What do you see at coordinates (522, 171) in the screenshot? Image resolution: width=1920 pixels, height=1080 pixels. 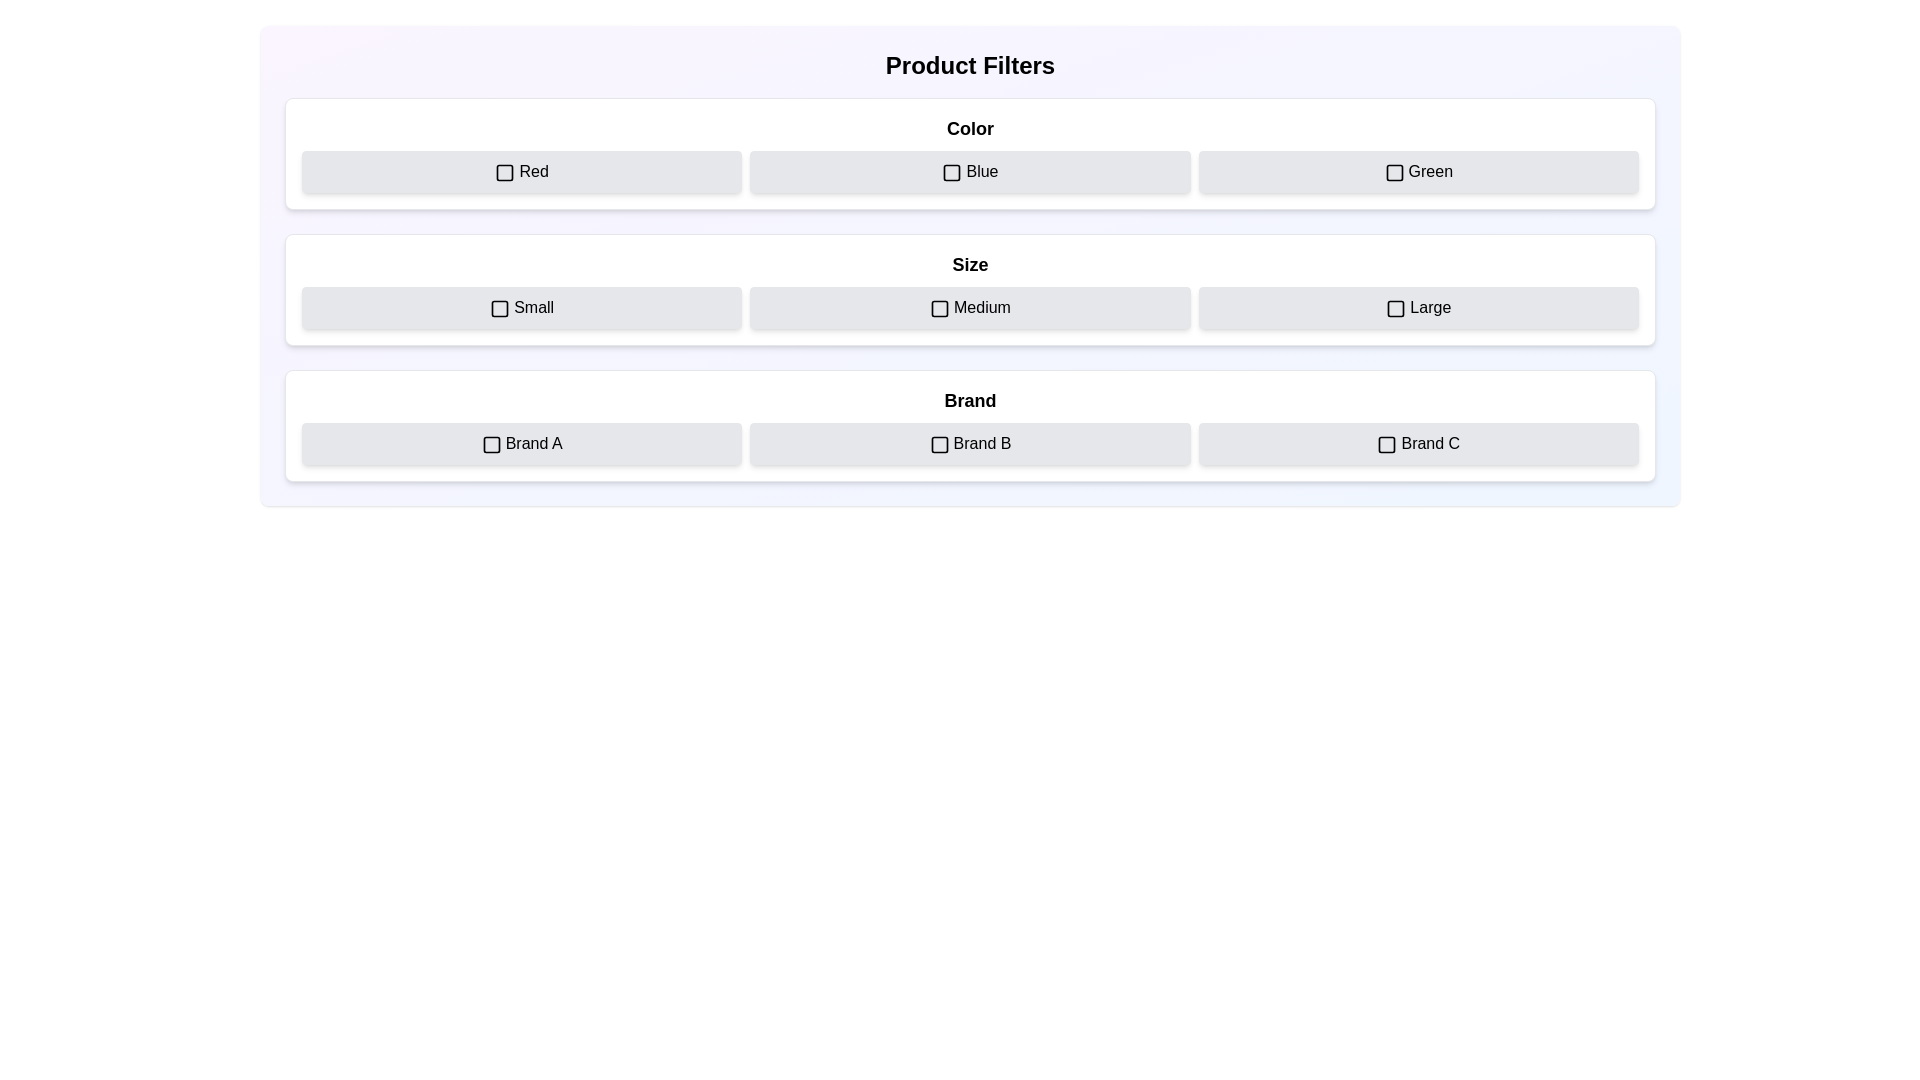 I see `the 'Red' checkbox button located in the first column of the top row in the 'Color' filter group` at bounding box center [522, 171].